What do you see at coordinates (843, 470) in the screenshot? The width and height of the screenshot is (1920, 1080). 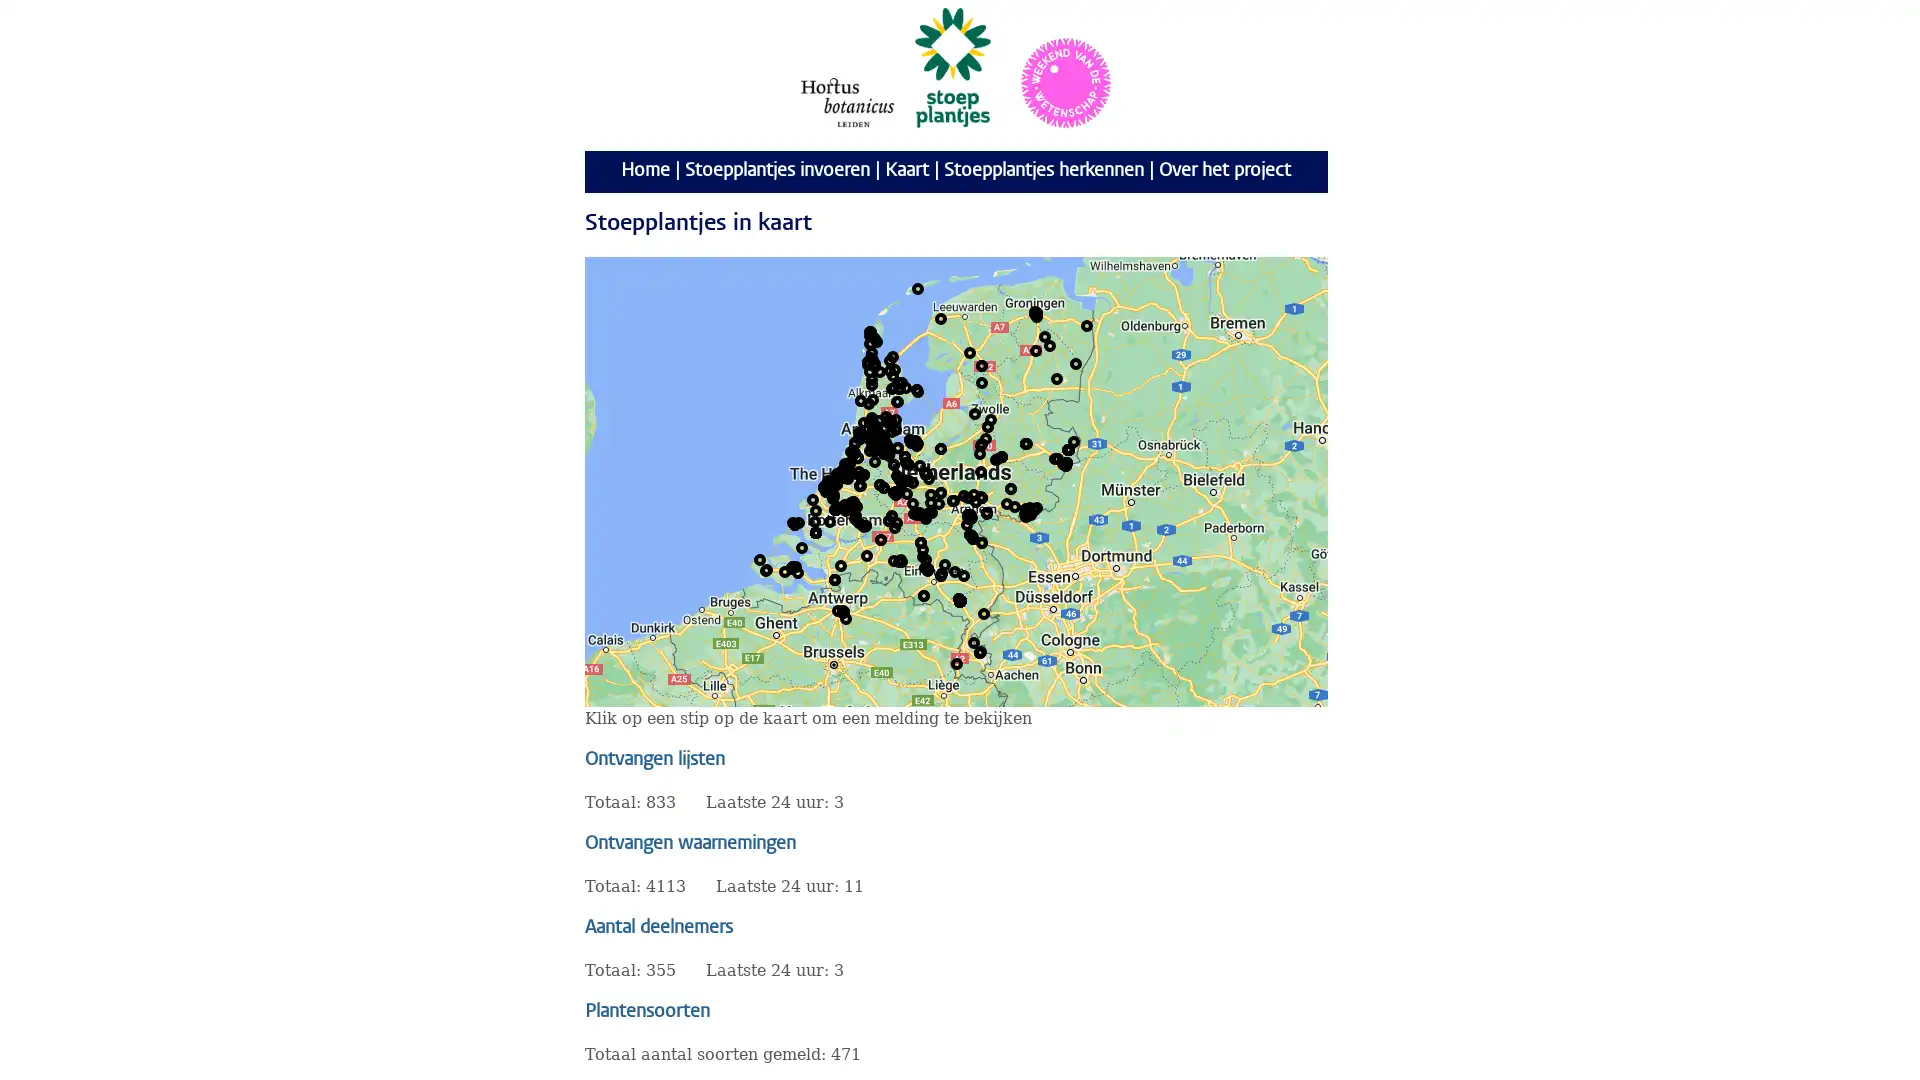 I see `Telling van op 03 november 2021` at bounding box center [843, 470].